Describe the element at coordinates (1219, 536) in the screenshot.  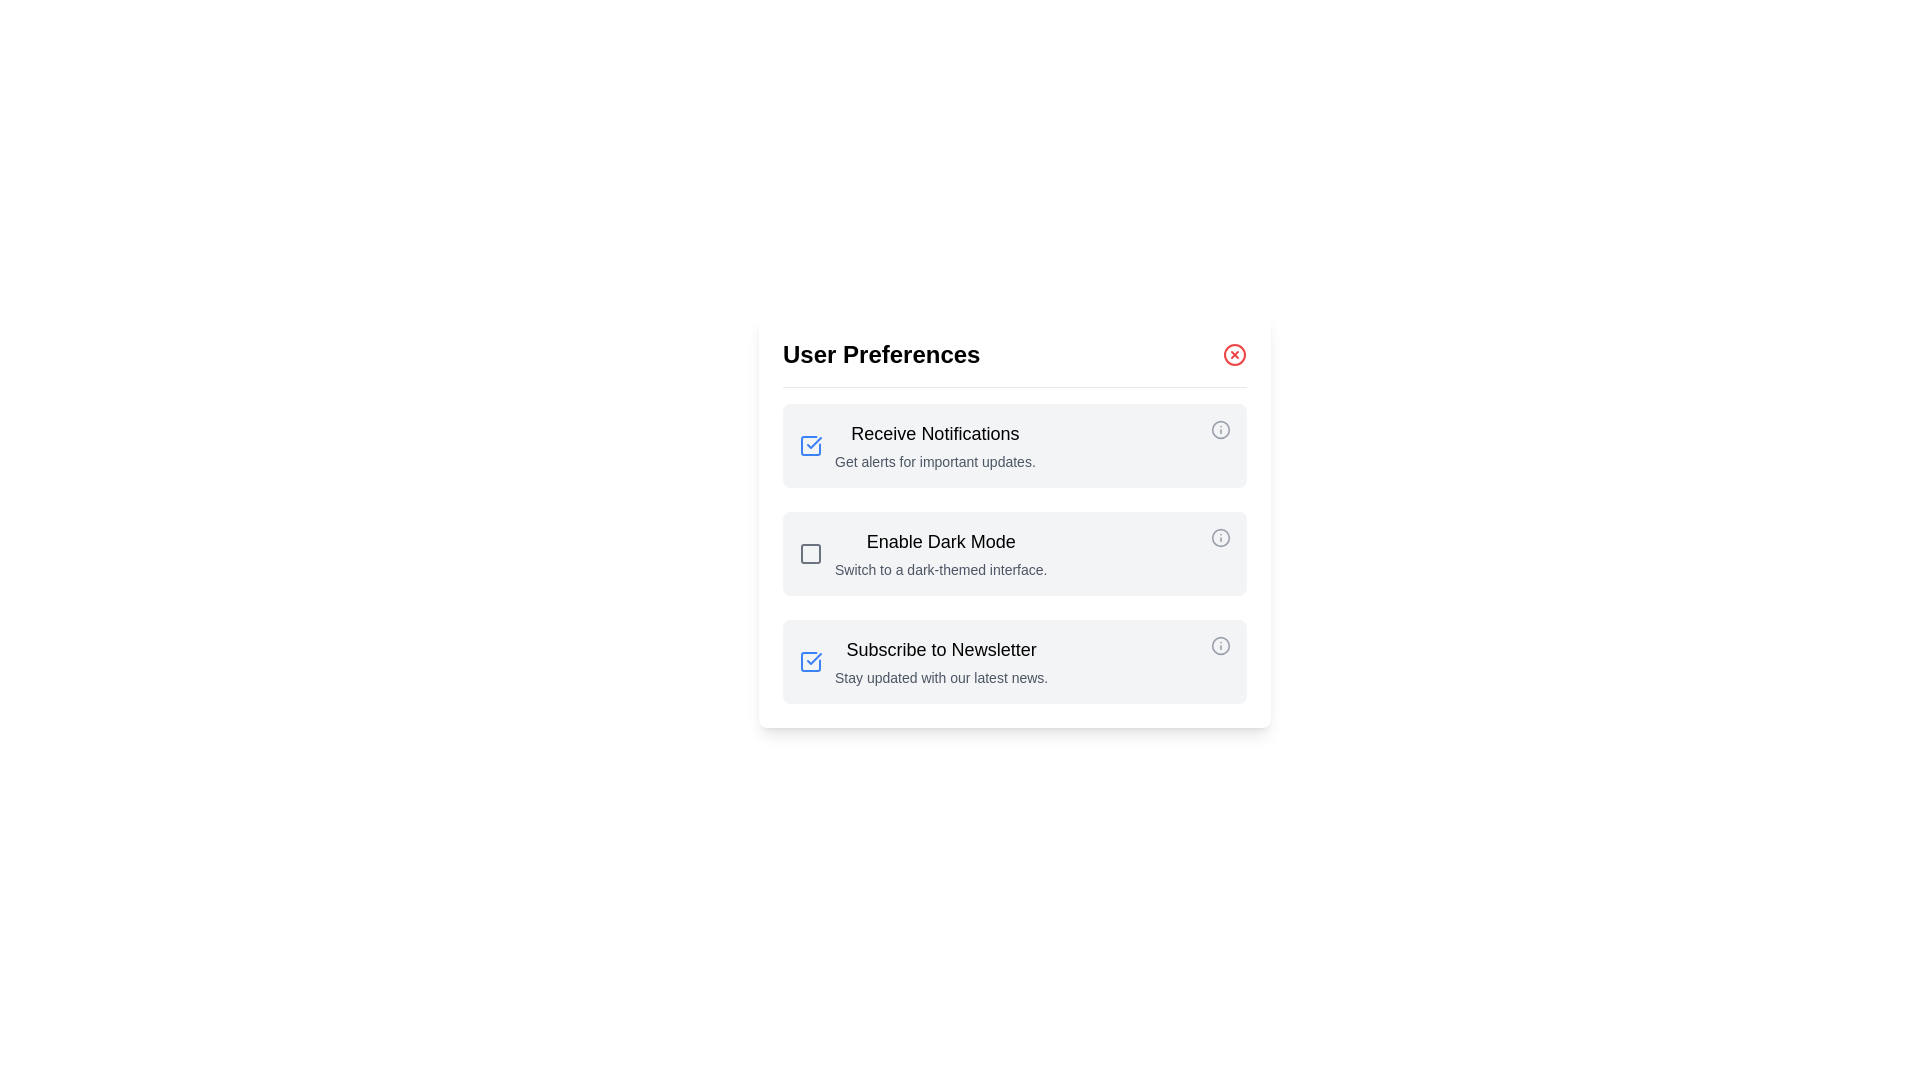
I see `the Circle icon, which is a circular shape with a simple outline located near the bottom-right corner of the second preference option, adjacent to the square icon with a cross inside` at that location.